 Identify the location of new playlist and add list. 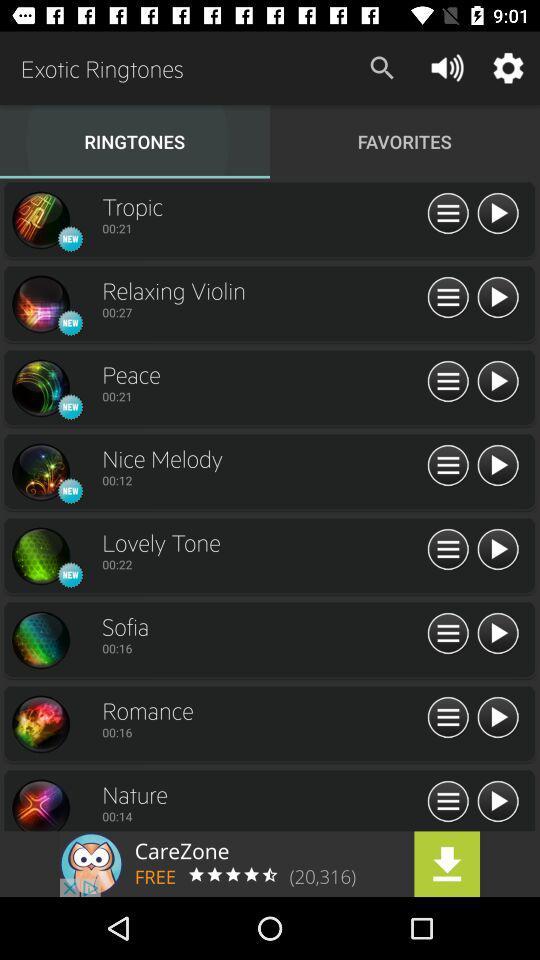
(448, 718).